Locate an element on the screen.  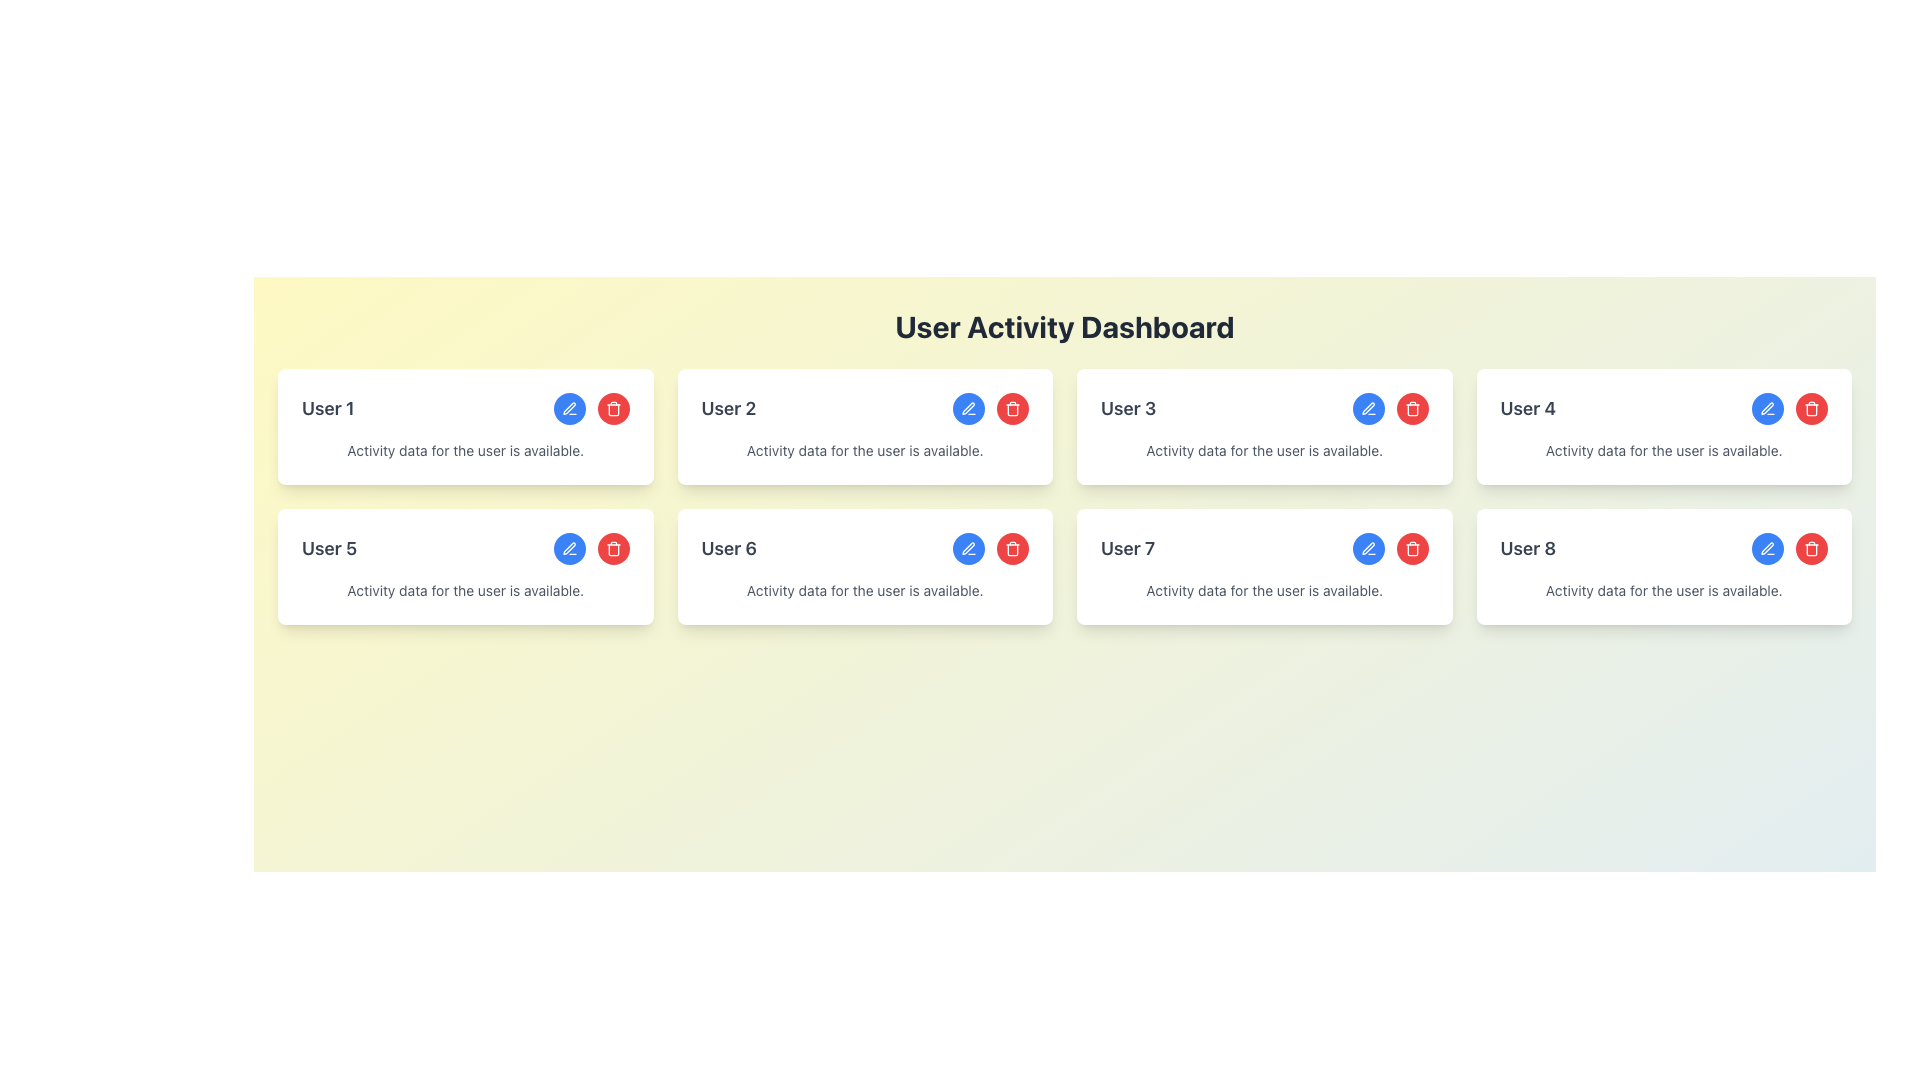
informational text about the activity data availability for 'User 8', located at the bottom of the user card in the bottom-right corner of the interface is located at coordinates (1664, 589).